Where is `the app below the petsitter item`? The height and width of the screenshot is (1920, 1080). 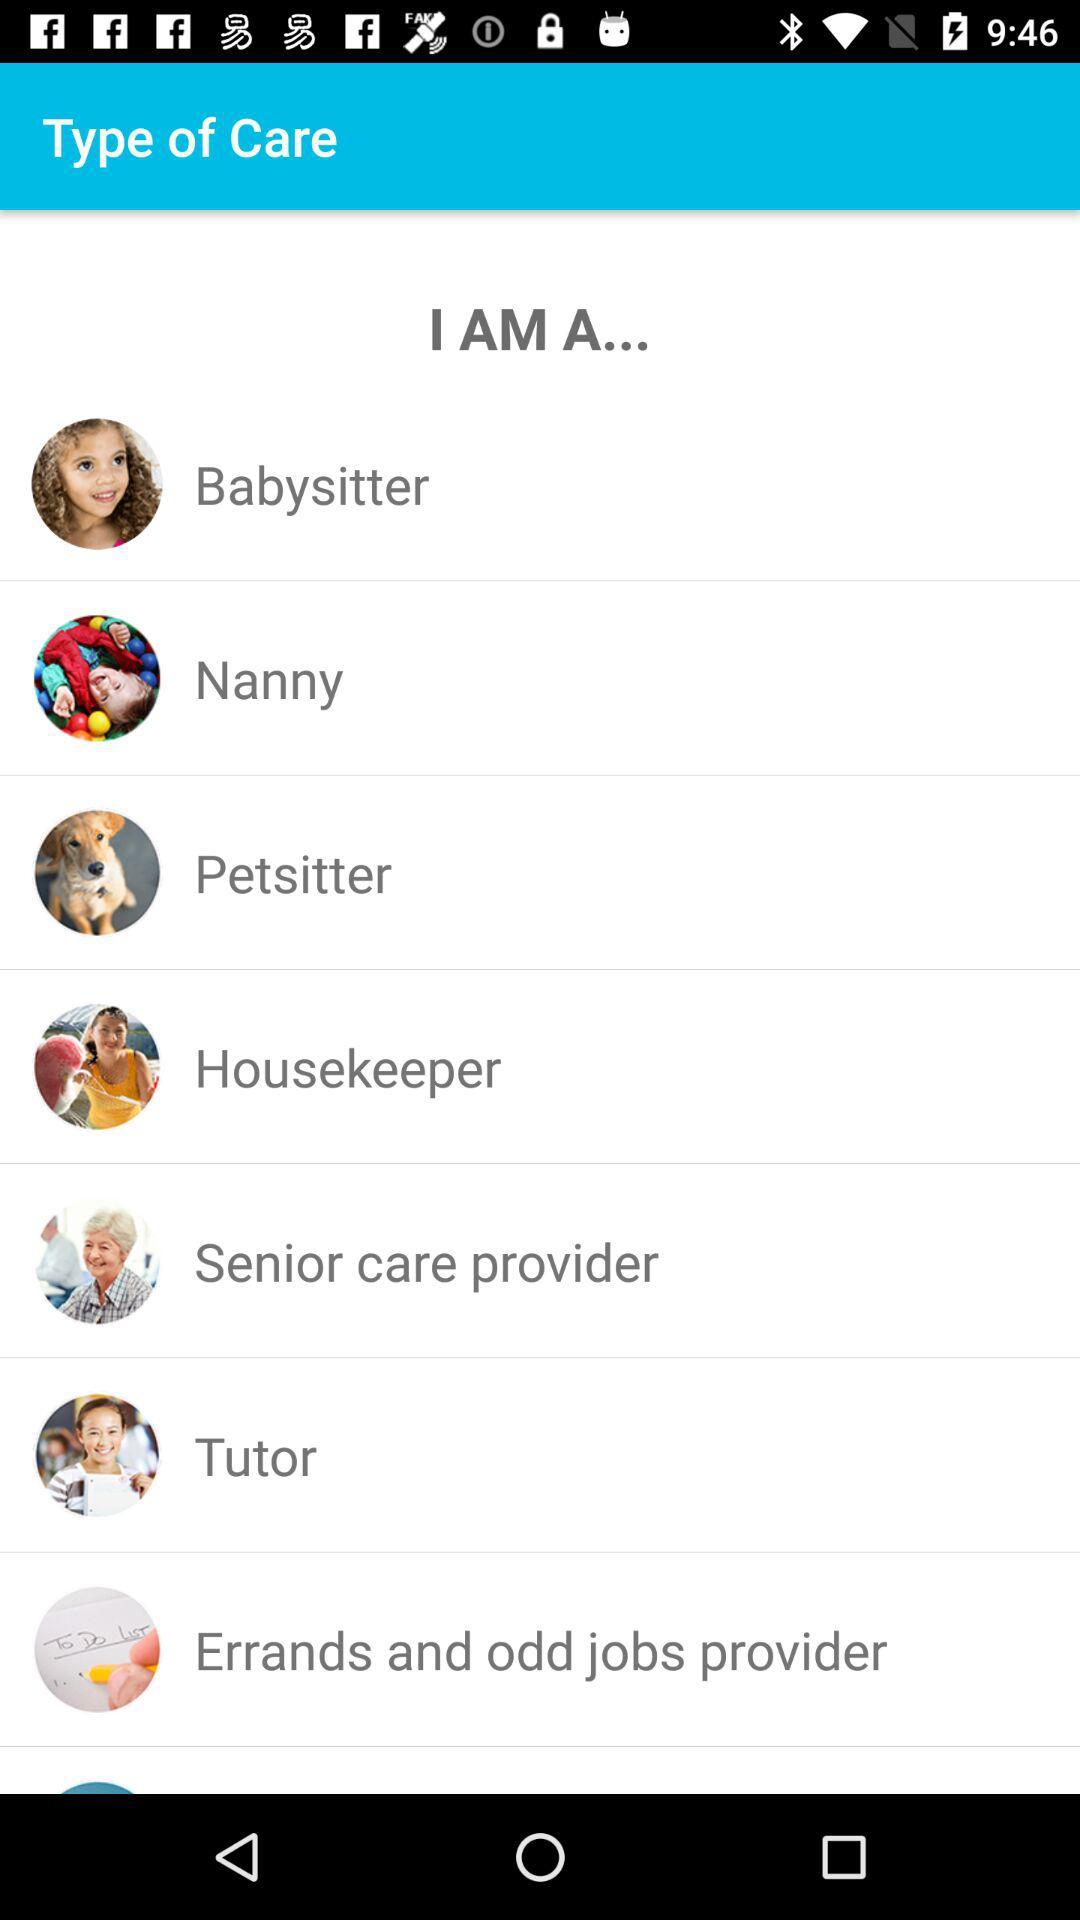 the app below the petsitter item is located at coordinates (346, 1065).